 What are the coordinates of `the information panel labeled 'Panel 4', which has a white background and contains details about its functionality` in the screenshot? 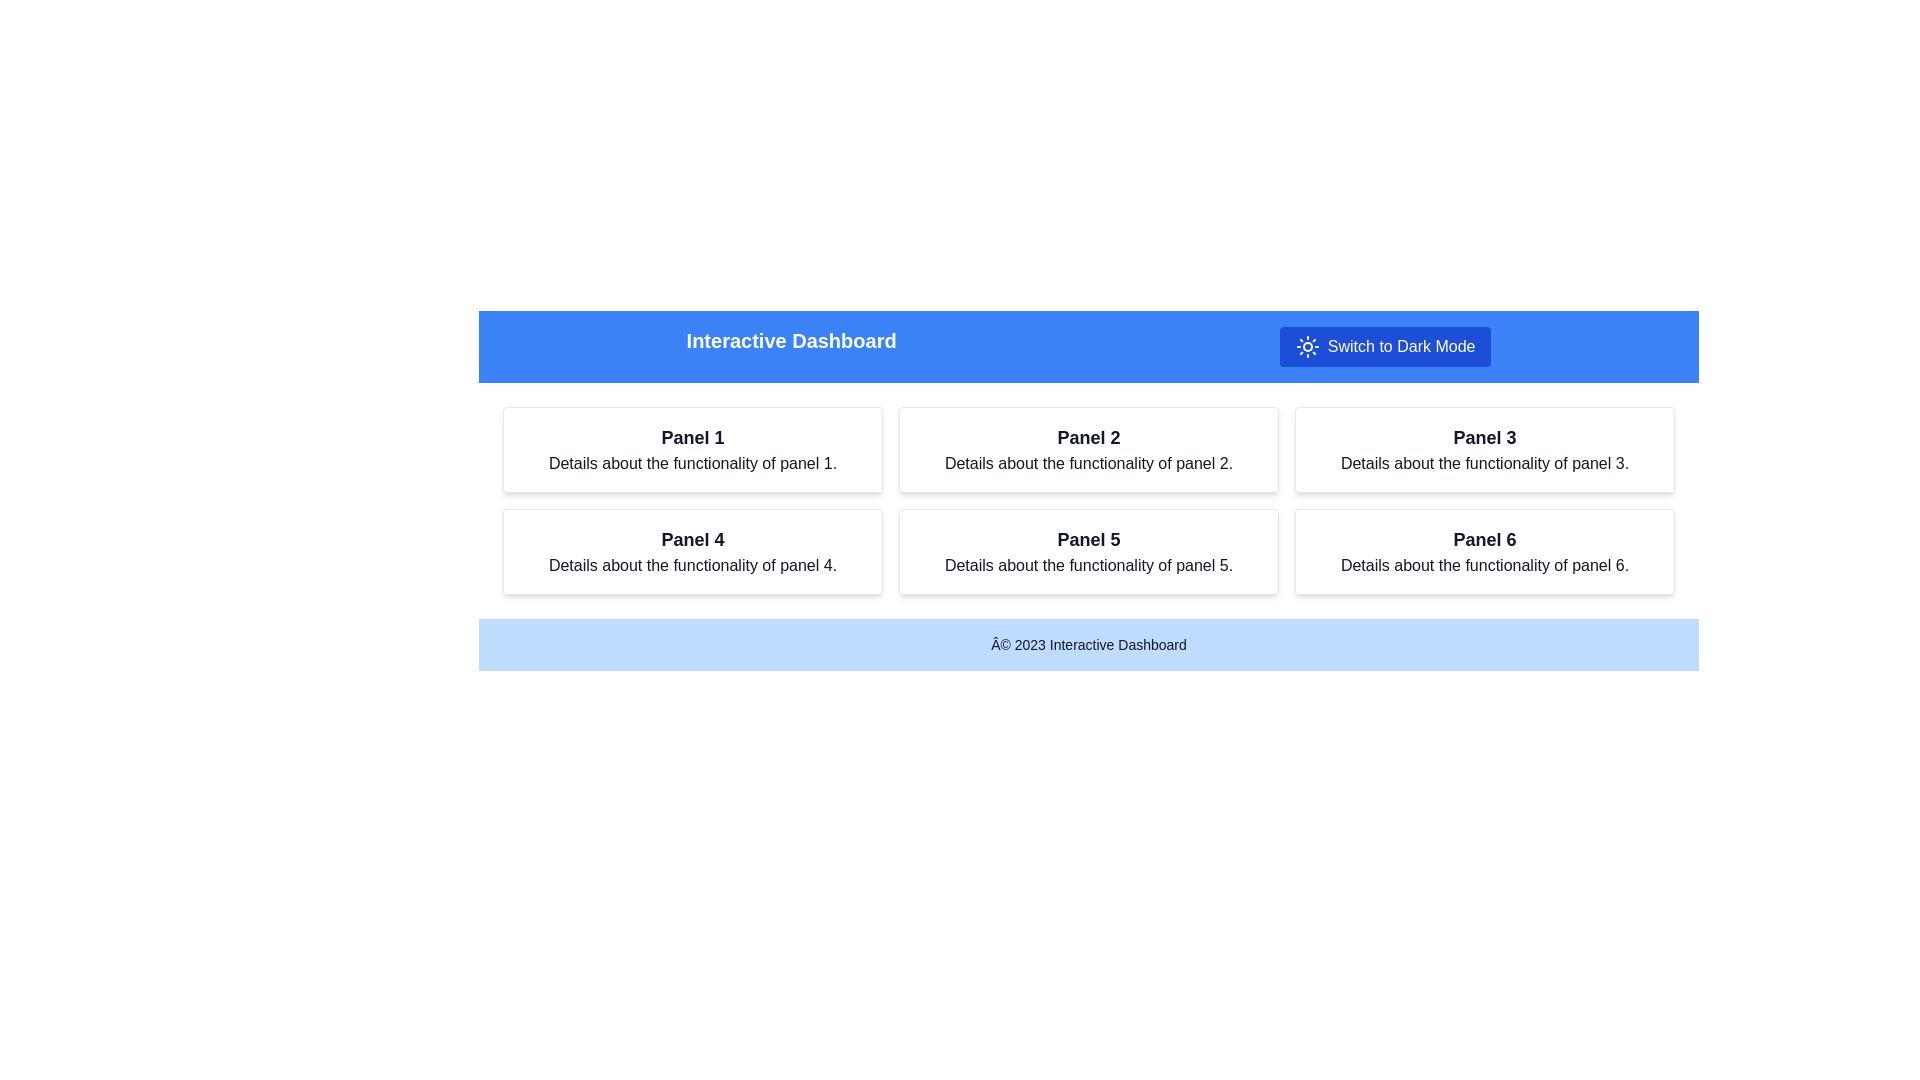 It's located at (692, 551).